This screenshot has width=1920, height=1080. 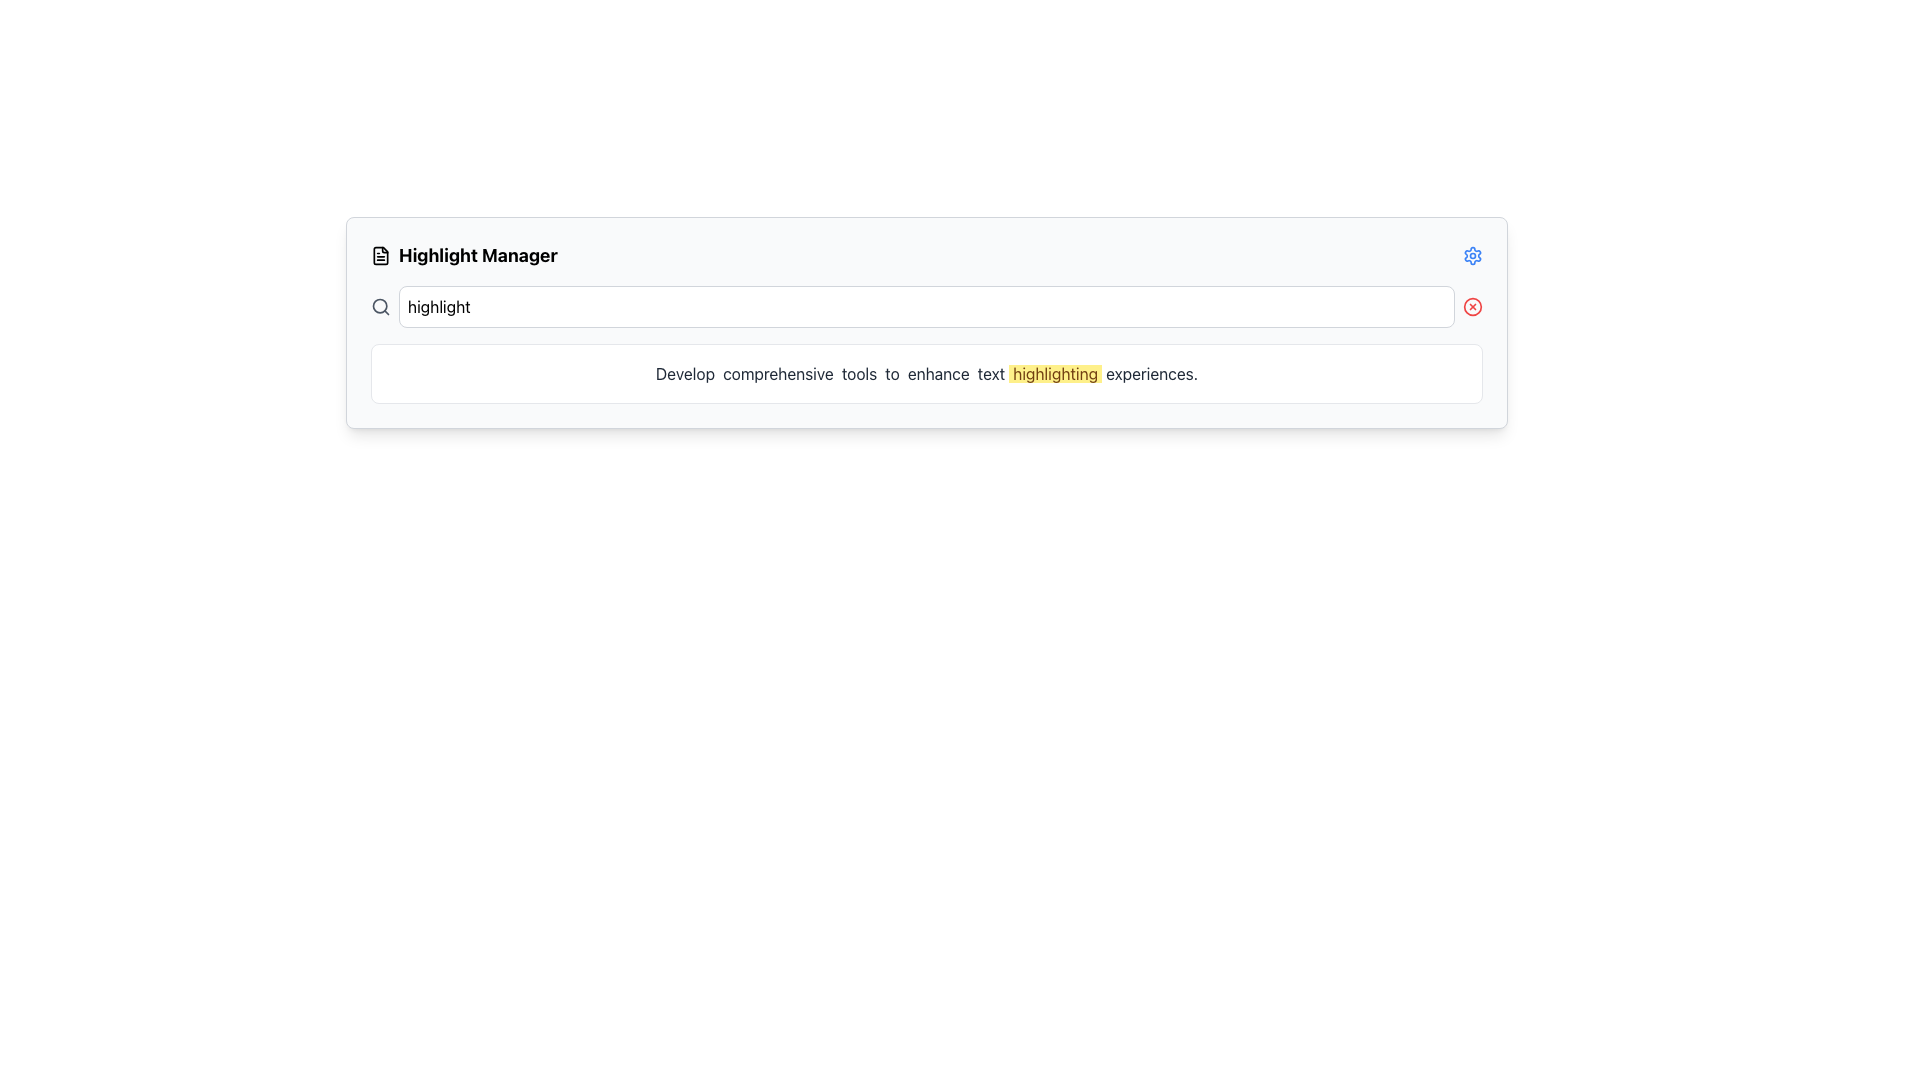 What do you see at coordinates (991, 374) in the screenshot?
I see `the Text Label that is the sixth word in the sentence 'Develop comprehensive tools to enhance text highlighting experiences.' located near the middle of the sentence between 'enhance' and 'highlighting'` at bounding box center [991, 374].